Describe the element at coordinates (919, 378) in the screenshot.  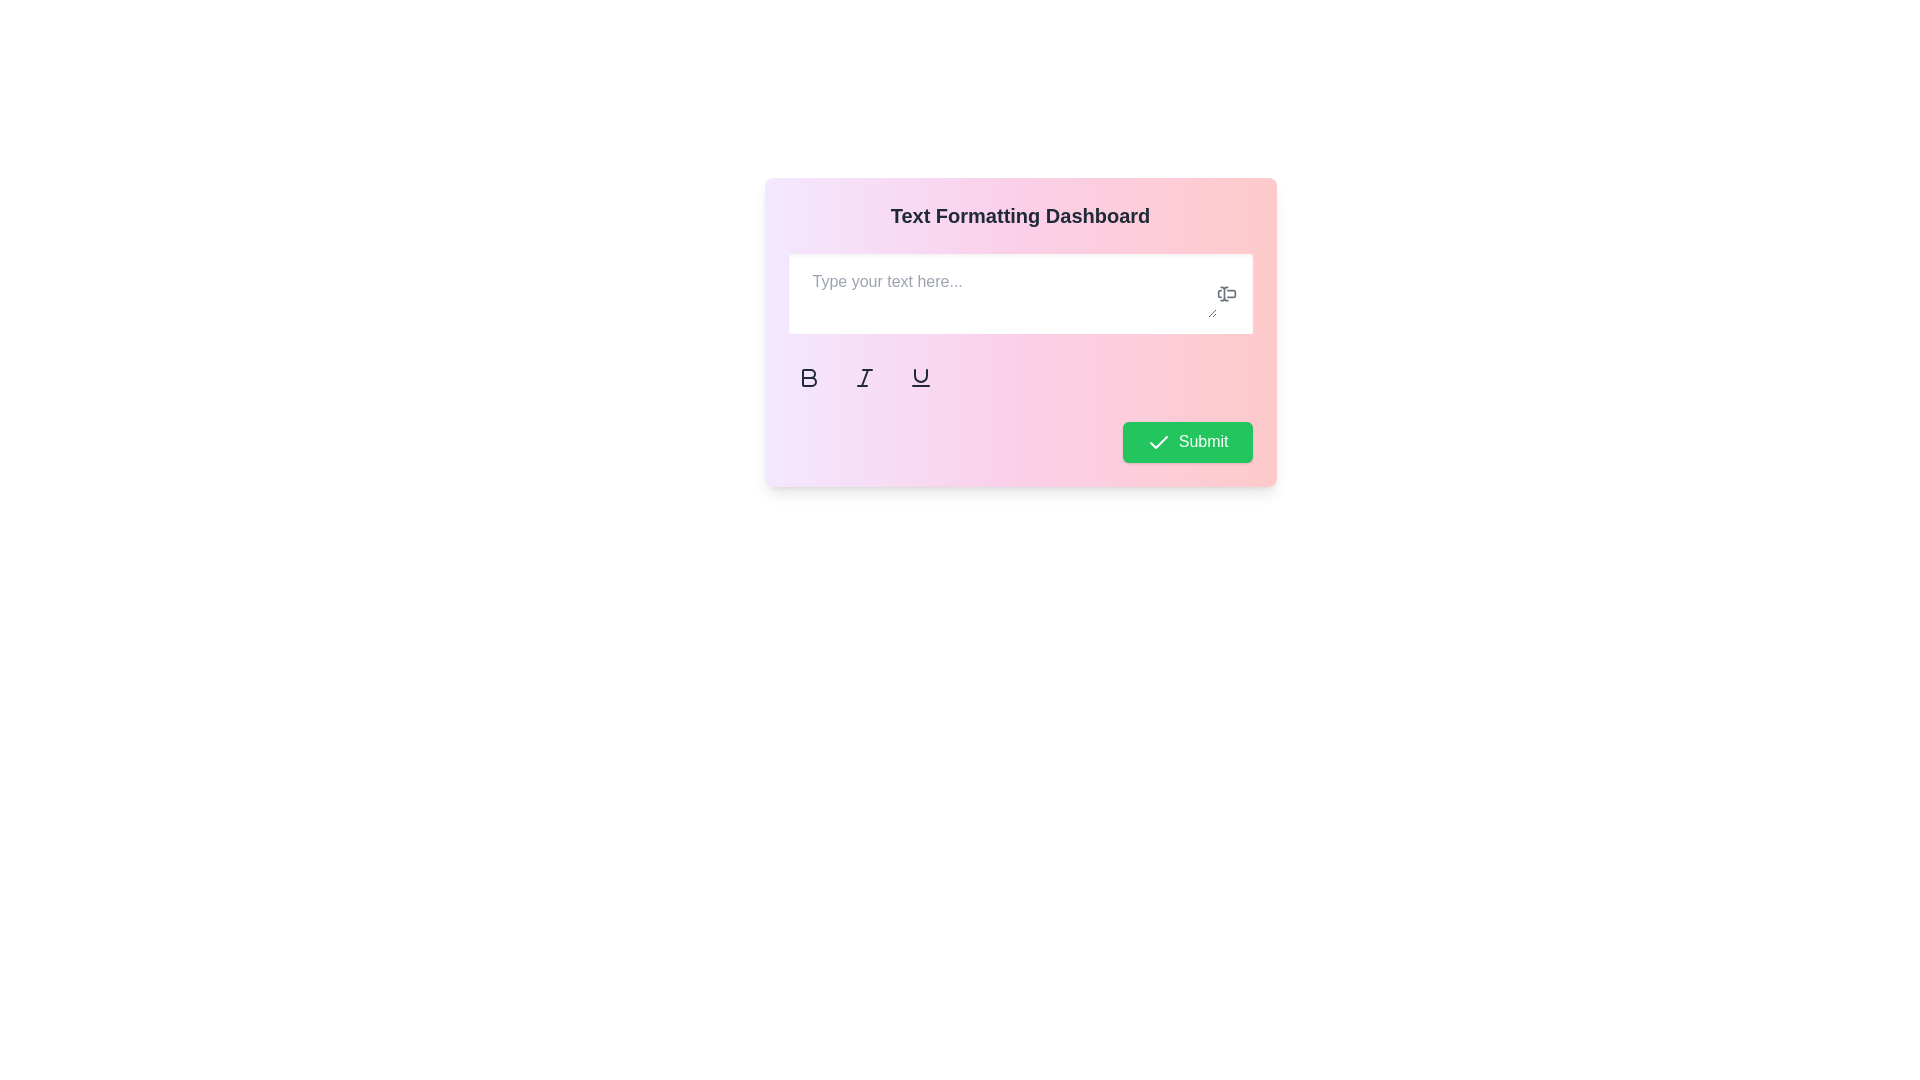
I see `the underline icon button, which is a U-shaped stroke with a horizontal line below it, located in the row of text formatting icons below the input text field` at that location.